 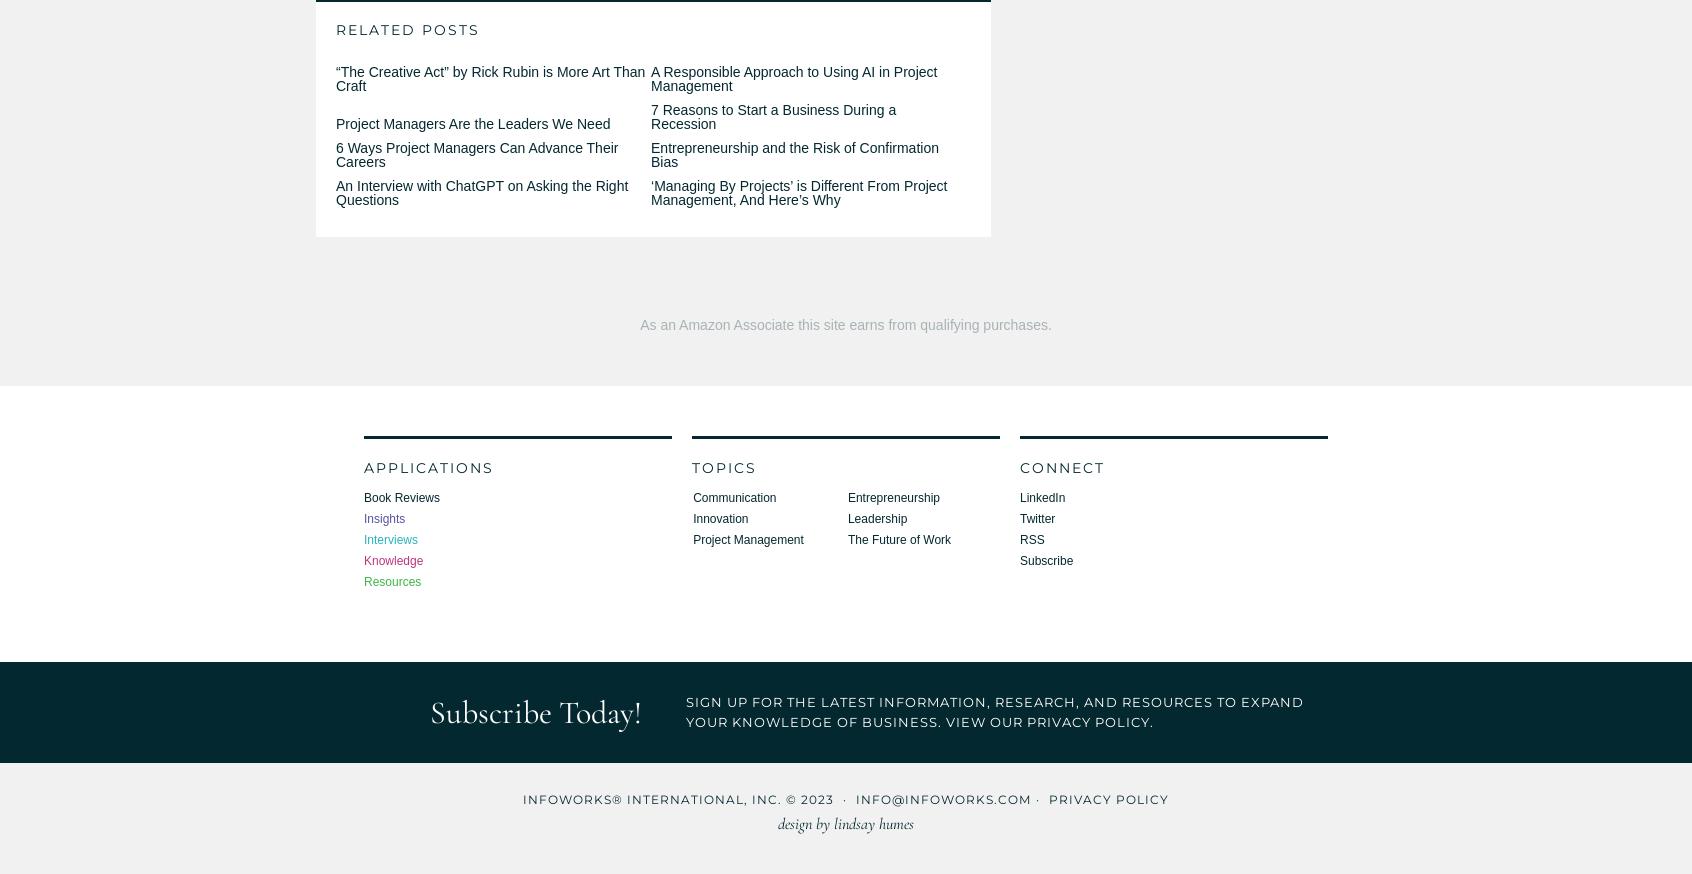 I want to click on 'Topics', so click(x=723, y=465).